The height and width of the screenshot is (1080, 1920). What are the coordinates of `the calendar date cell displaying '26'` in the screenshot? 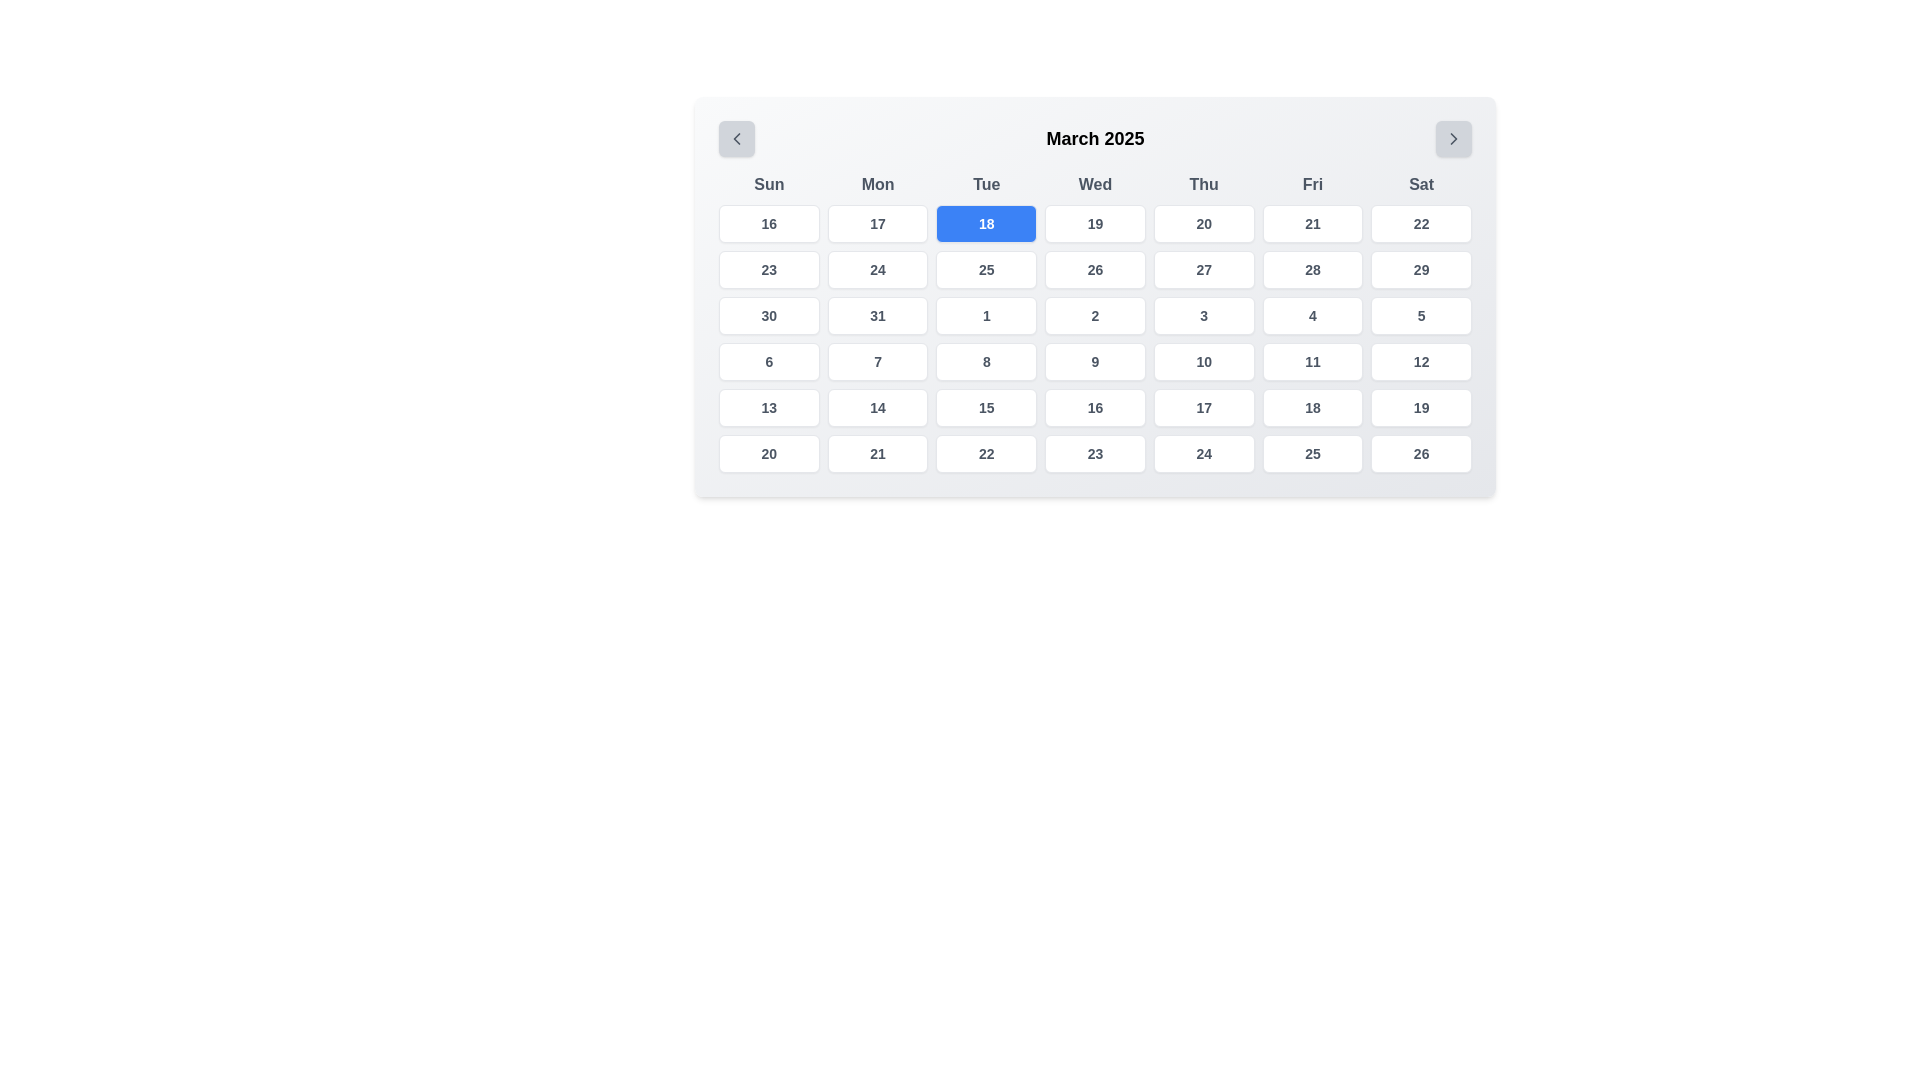 It's located at (1420, 454).